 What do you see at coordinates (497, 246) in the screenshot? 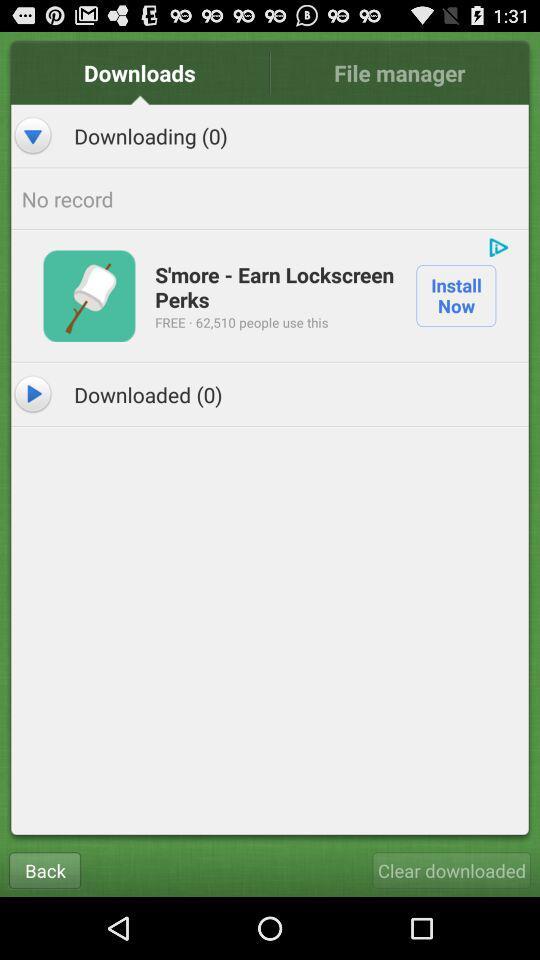
I see `the app below the no record` at bounding box center [497, 246].